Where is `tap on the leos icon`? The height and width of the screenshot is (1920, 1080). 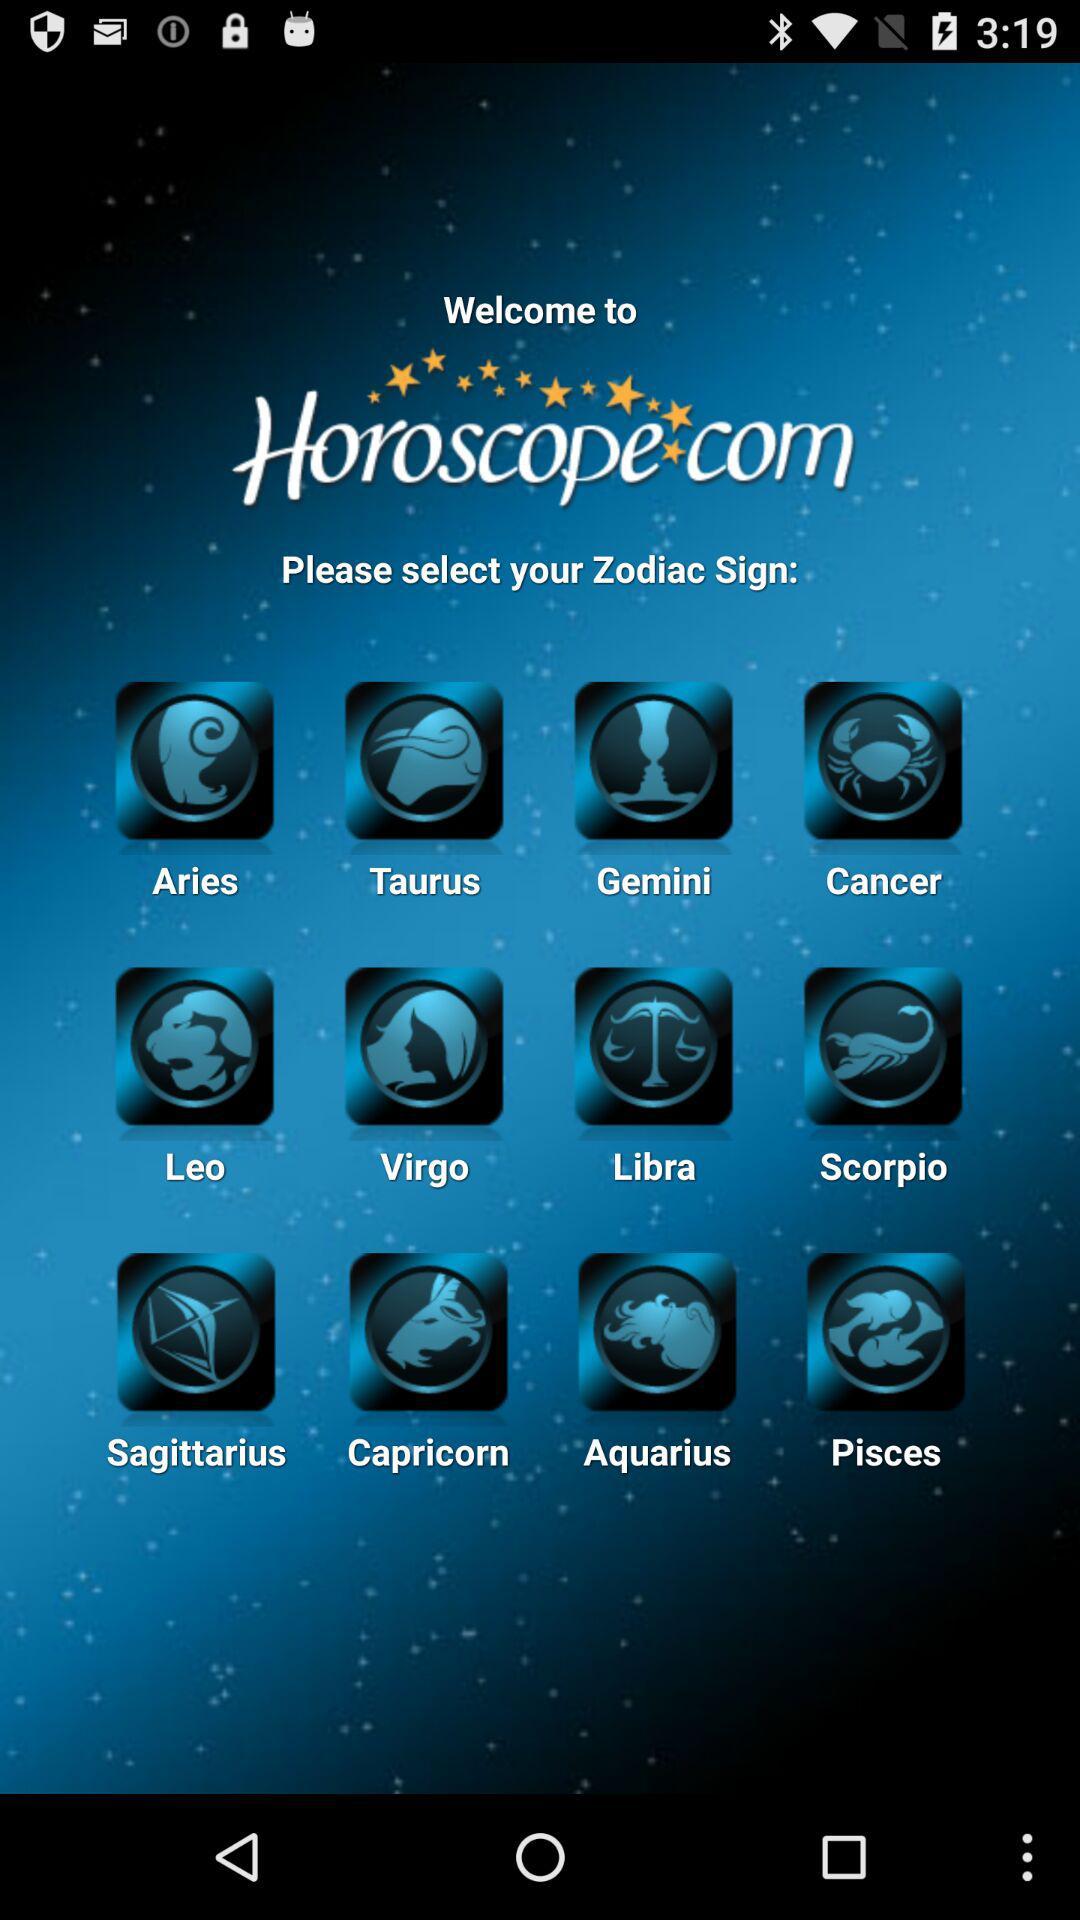
tap on the leos icon is located at coordinates (194, 1053).